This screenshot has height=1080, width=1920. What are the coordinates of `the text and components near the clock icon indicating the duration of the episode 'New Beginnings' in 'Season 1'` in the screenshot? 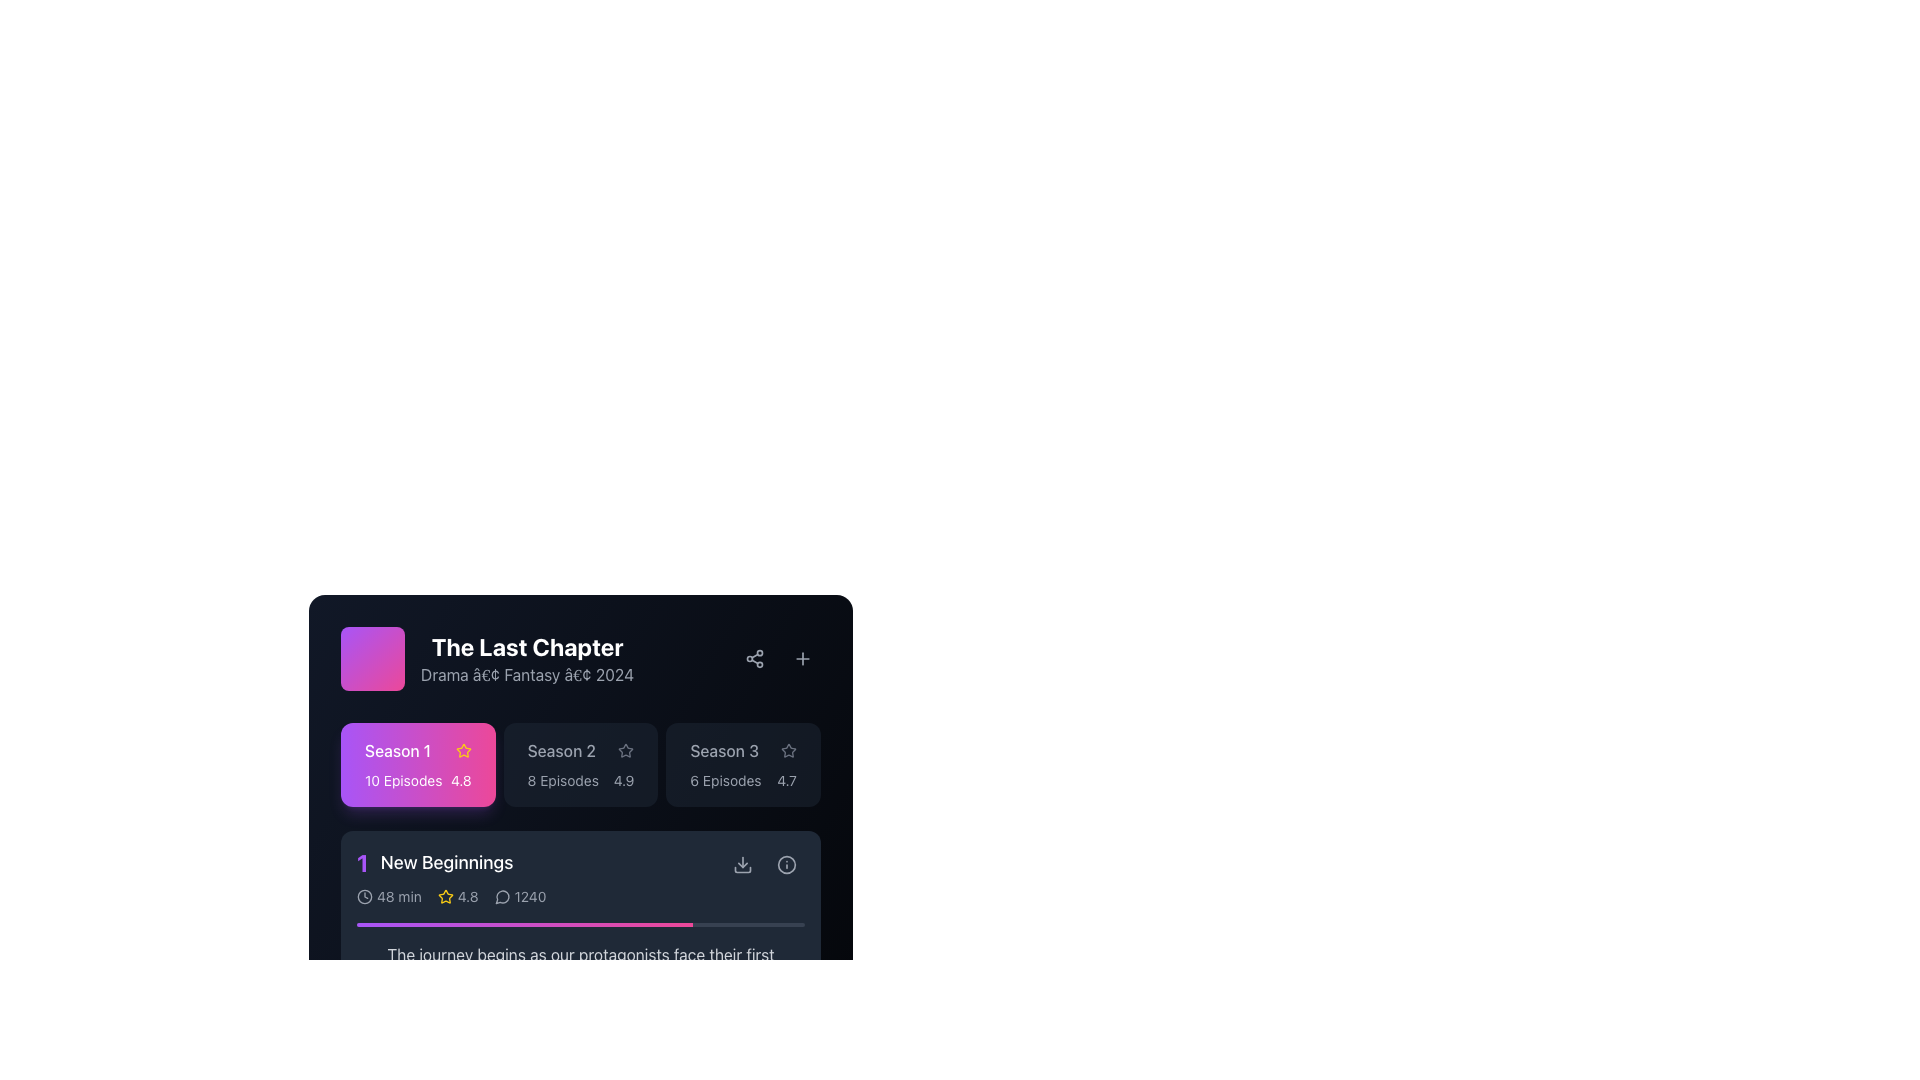 It's located at (364, 896).